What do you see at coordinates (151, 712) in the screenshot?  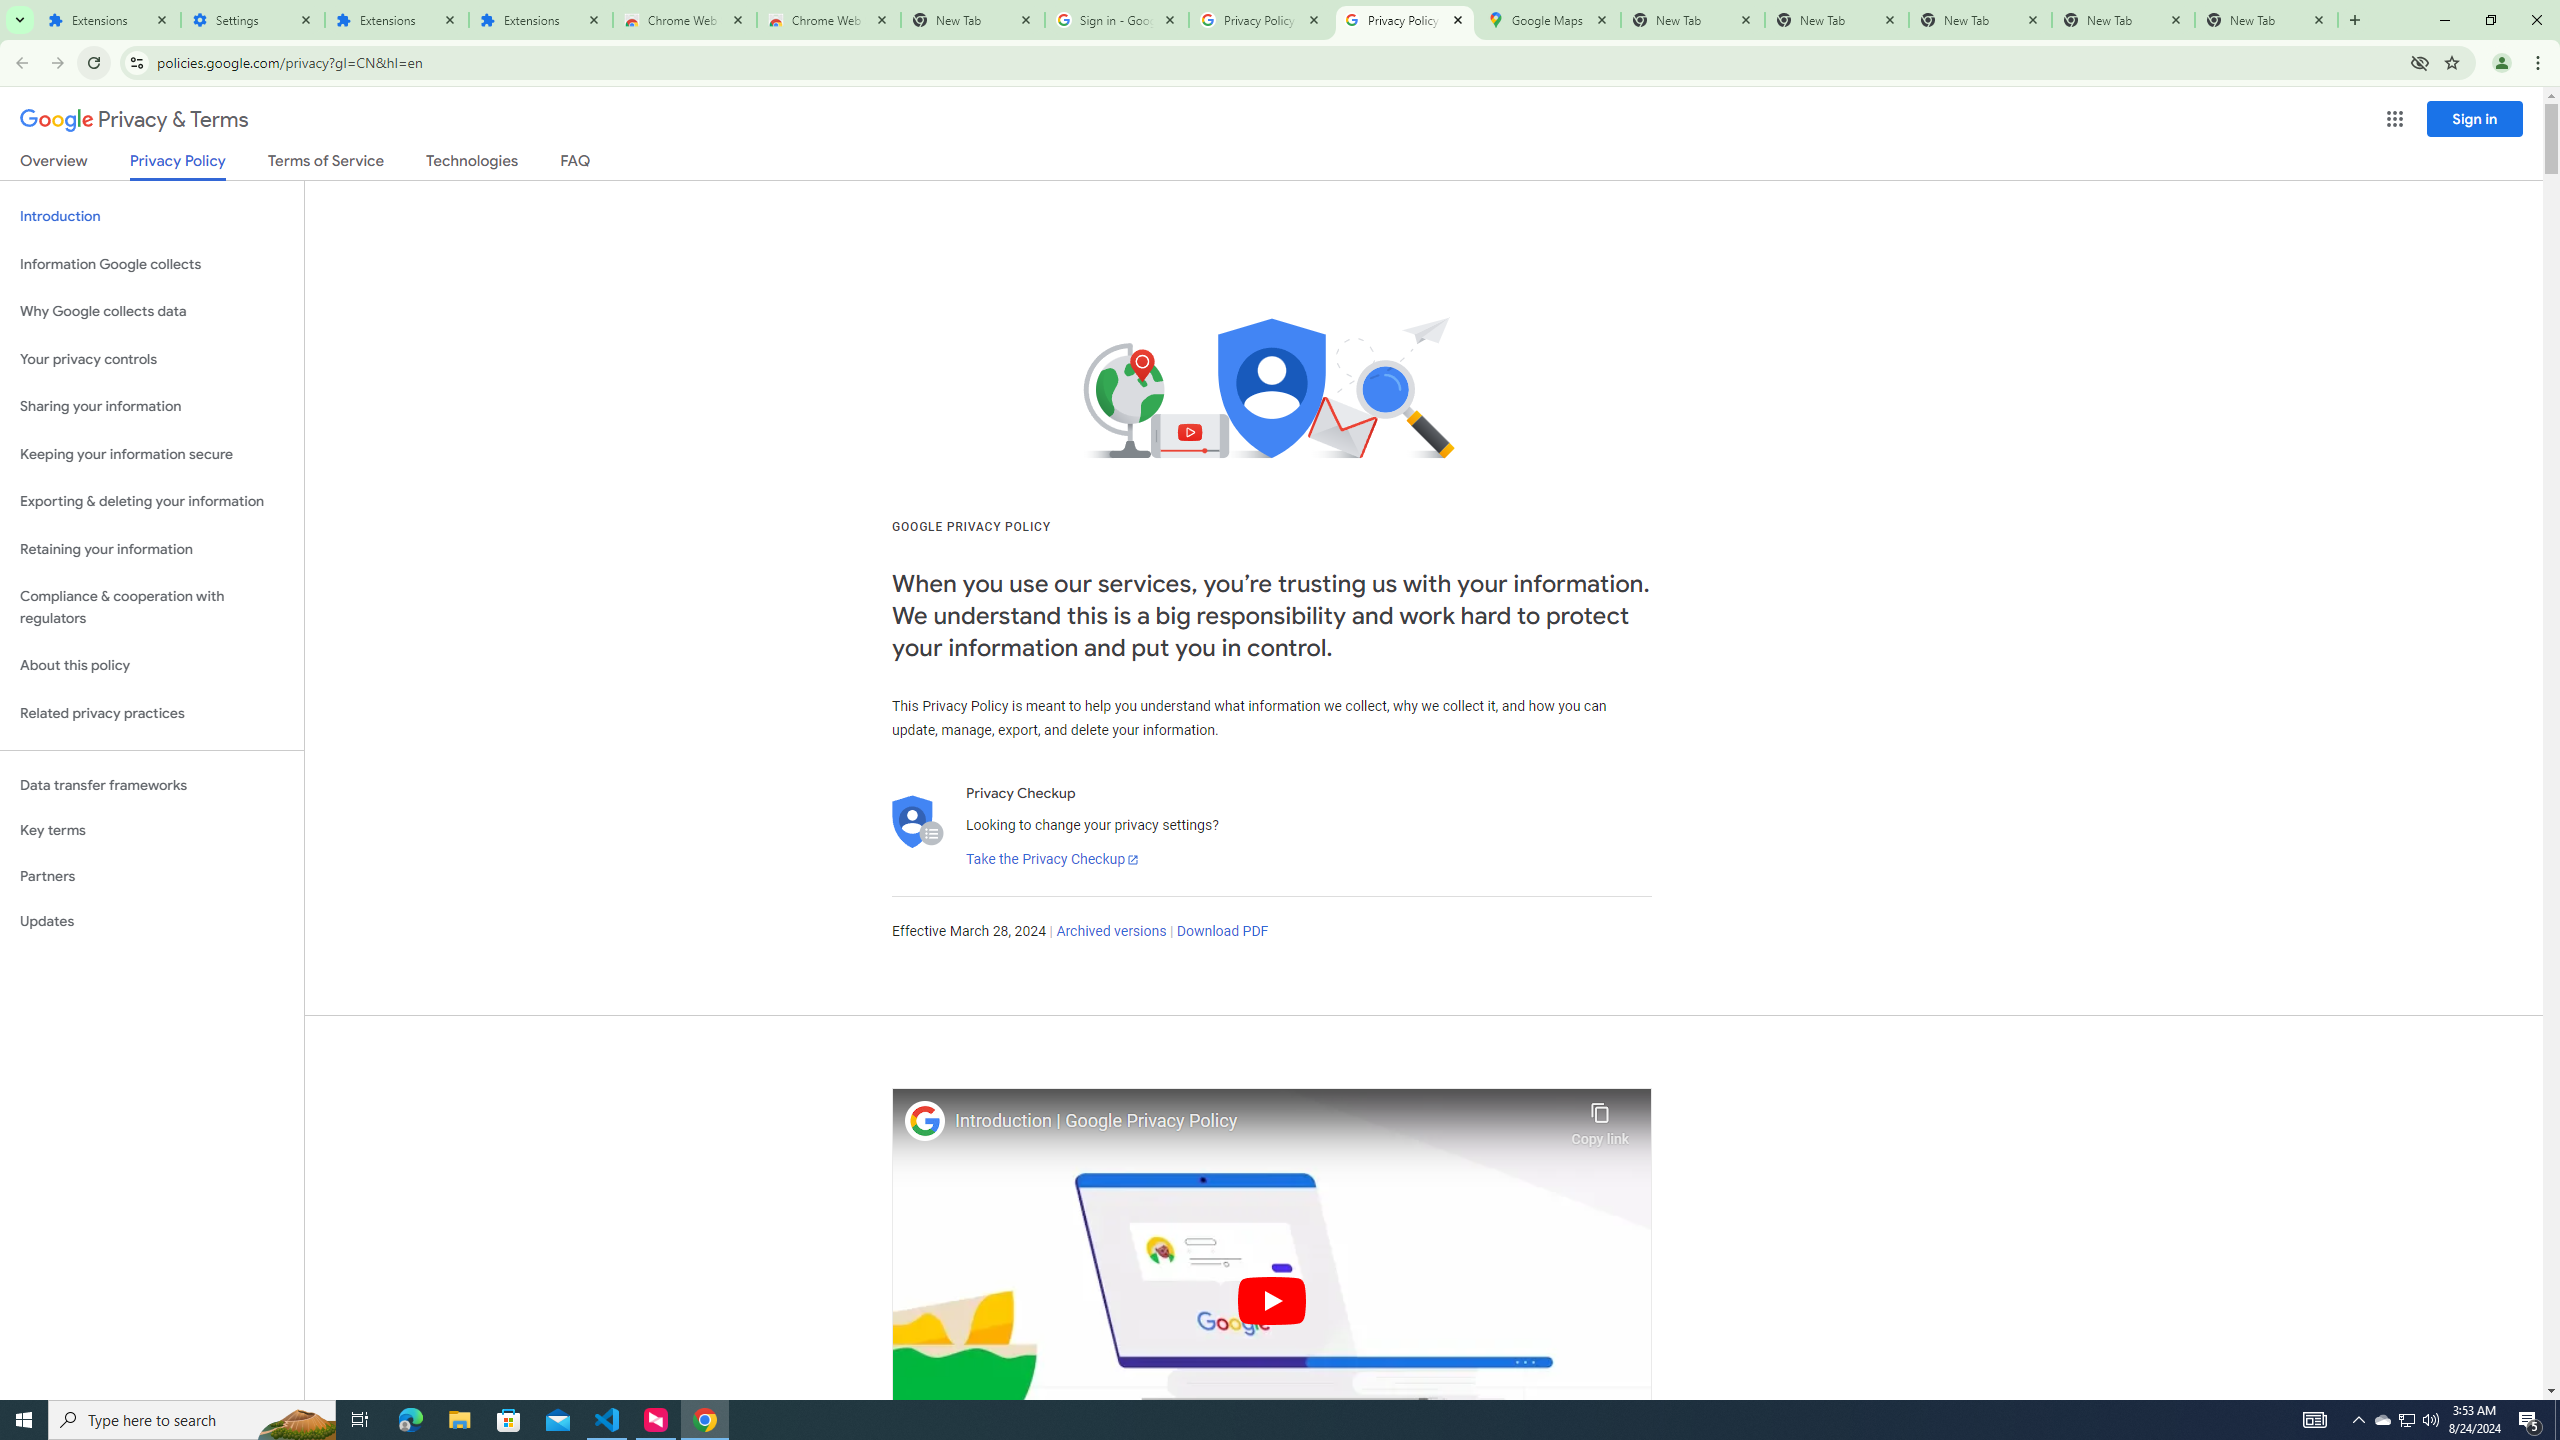 I see `'Related privacy practices'` at bounding box center [151, 712].